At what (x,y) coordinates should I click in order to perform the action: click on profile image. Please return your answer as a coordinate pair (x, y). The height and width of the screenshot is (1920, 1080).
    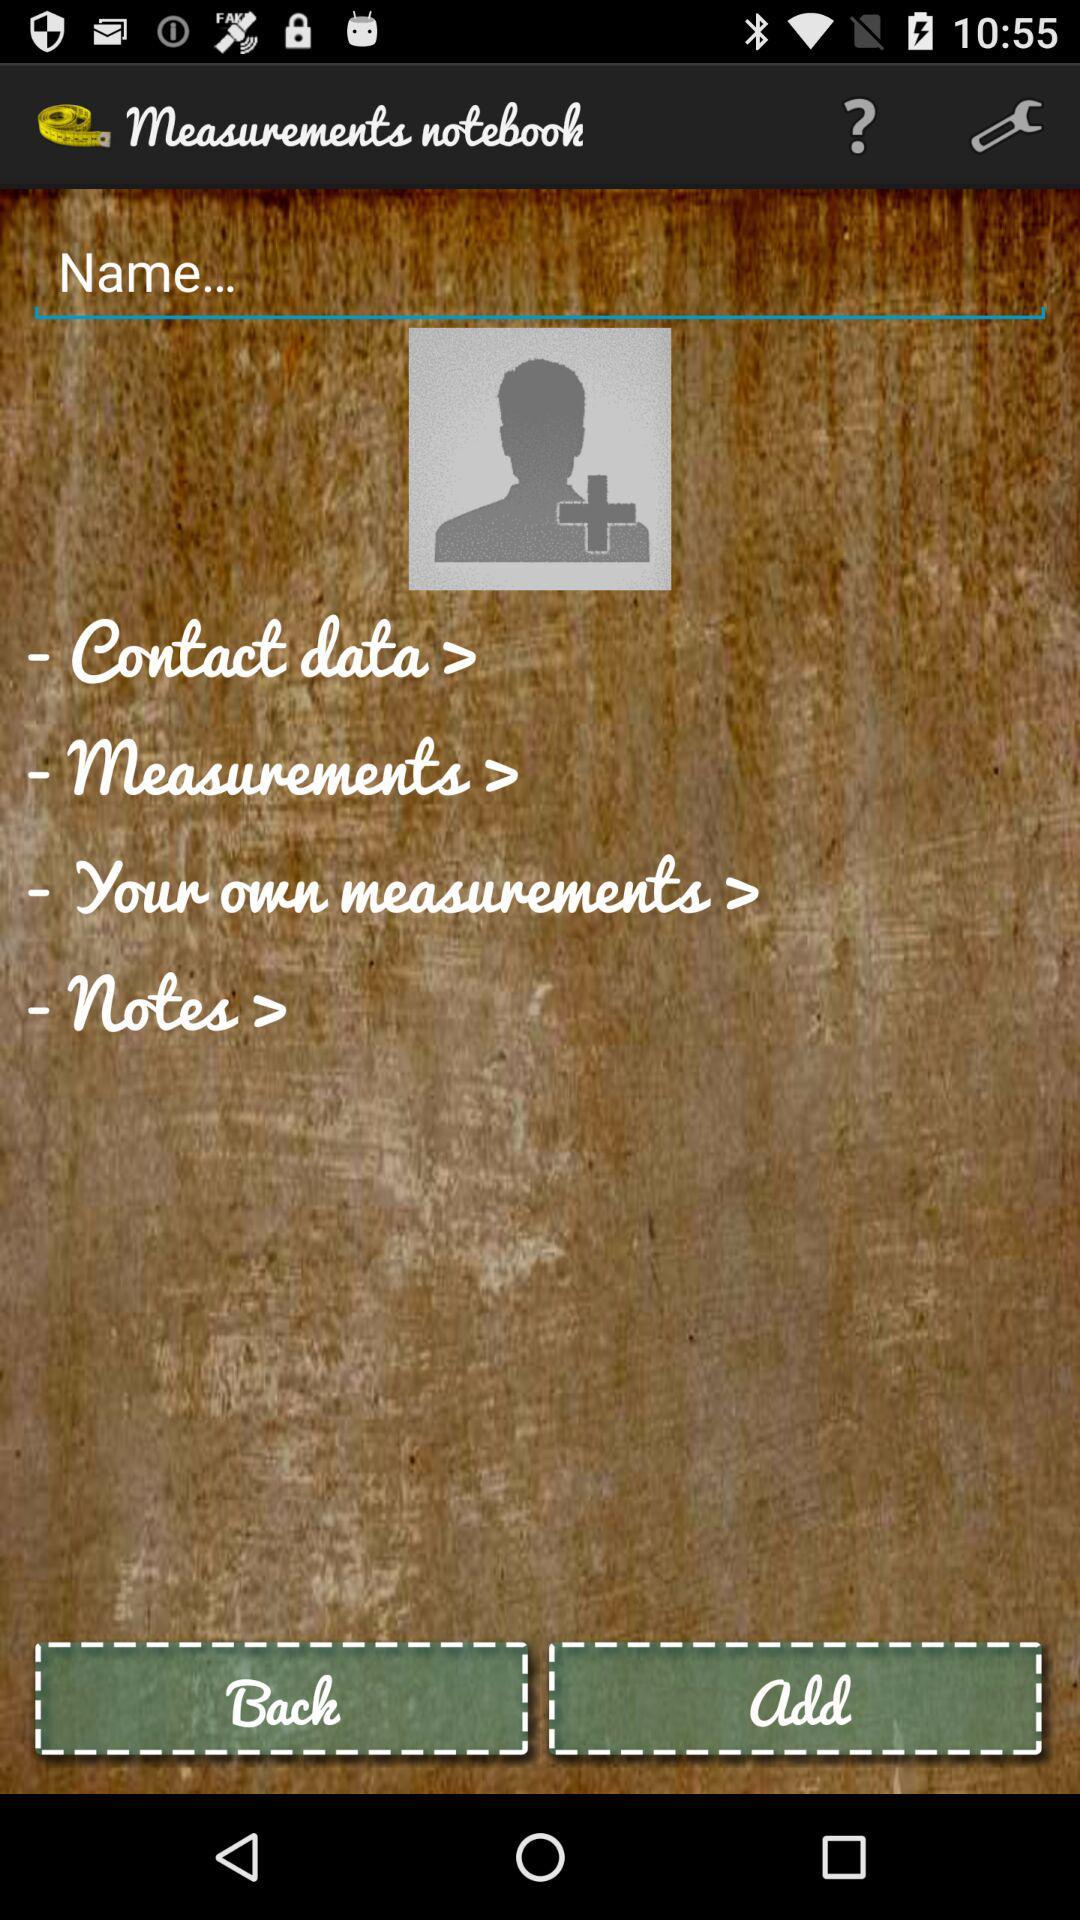
    Looking at the image, I should click on (540, 458).